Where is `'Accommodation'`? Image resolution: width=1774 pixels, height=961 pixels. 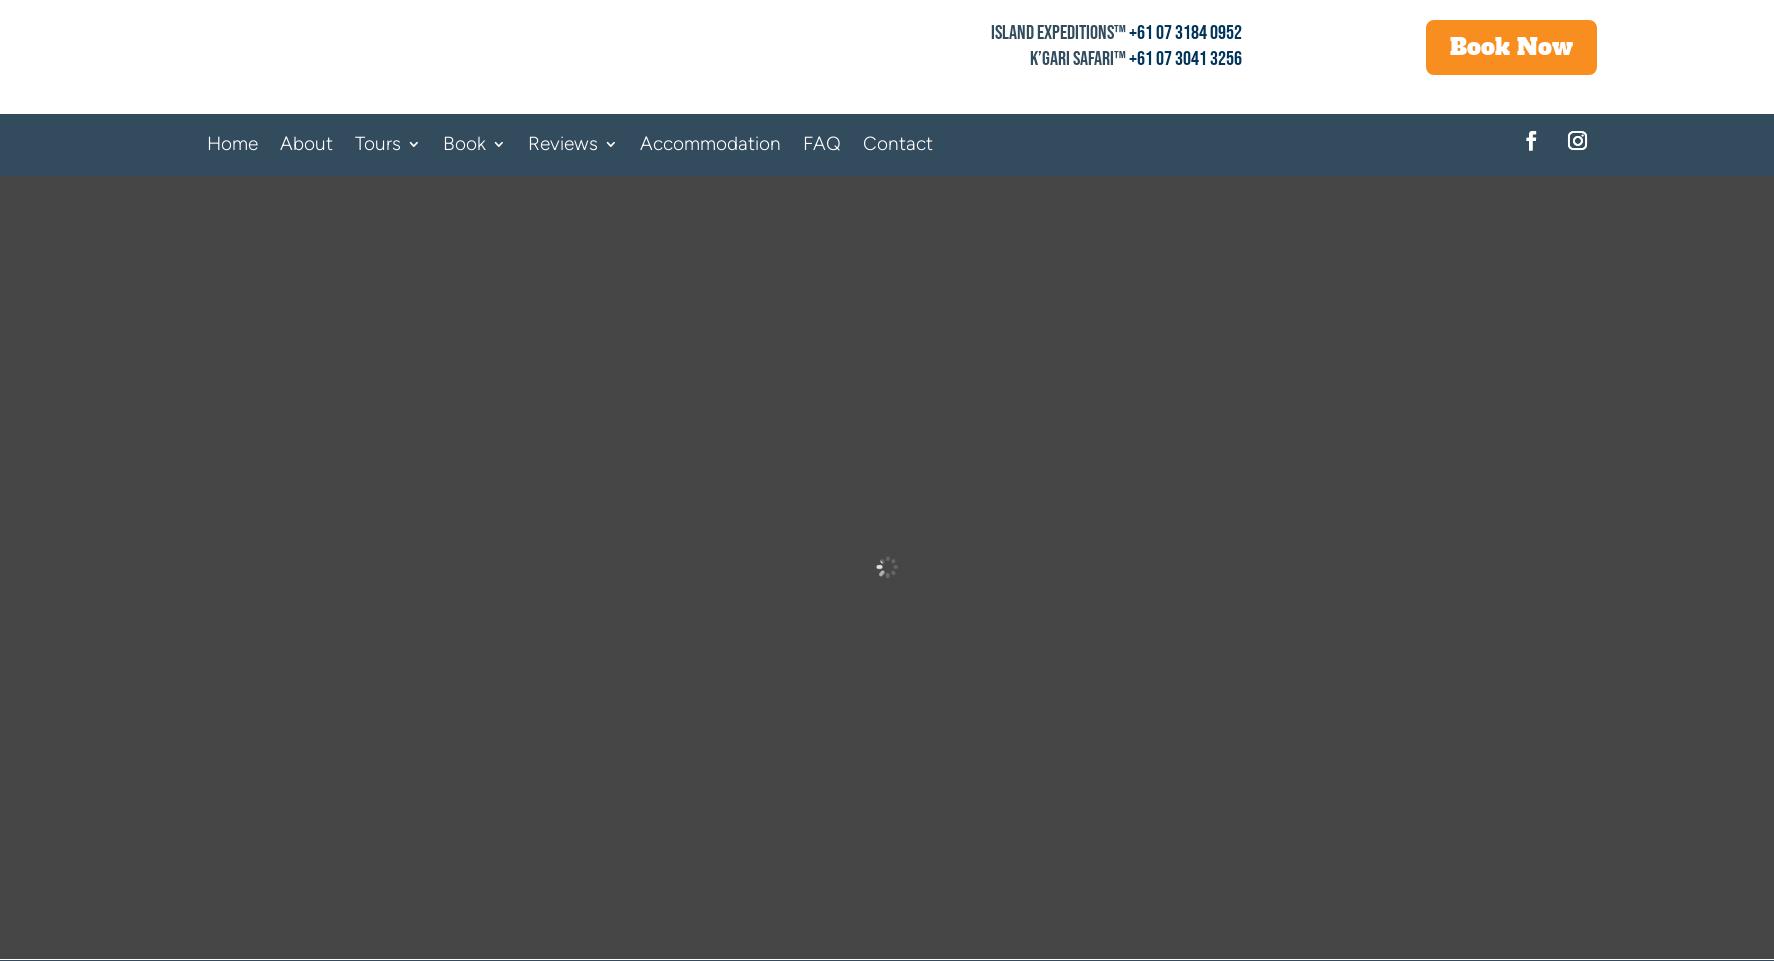 'Accommodation' is located at coordinates (709, 142).